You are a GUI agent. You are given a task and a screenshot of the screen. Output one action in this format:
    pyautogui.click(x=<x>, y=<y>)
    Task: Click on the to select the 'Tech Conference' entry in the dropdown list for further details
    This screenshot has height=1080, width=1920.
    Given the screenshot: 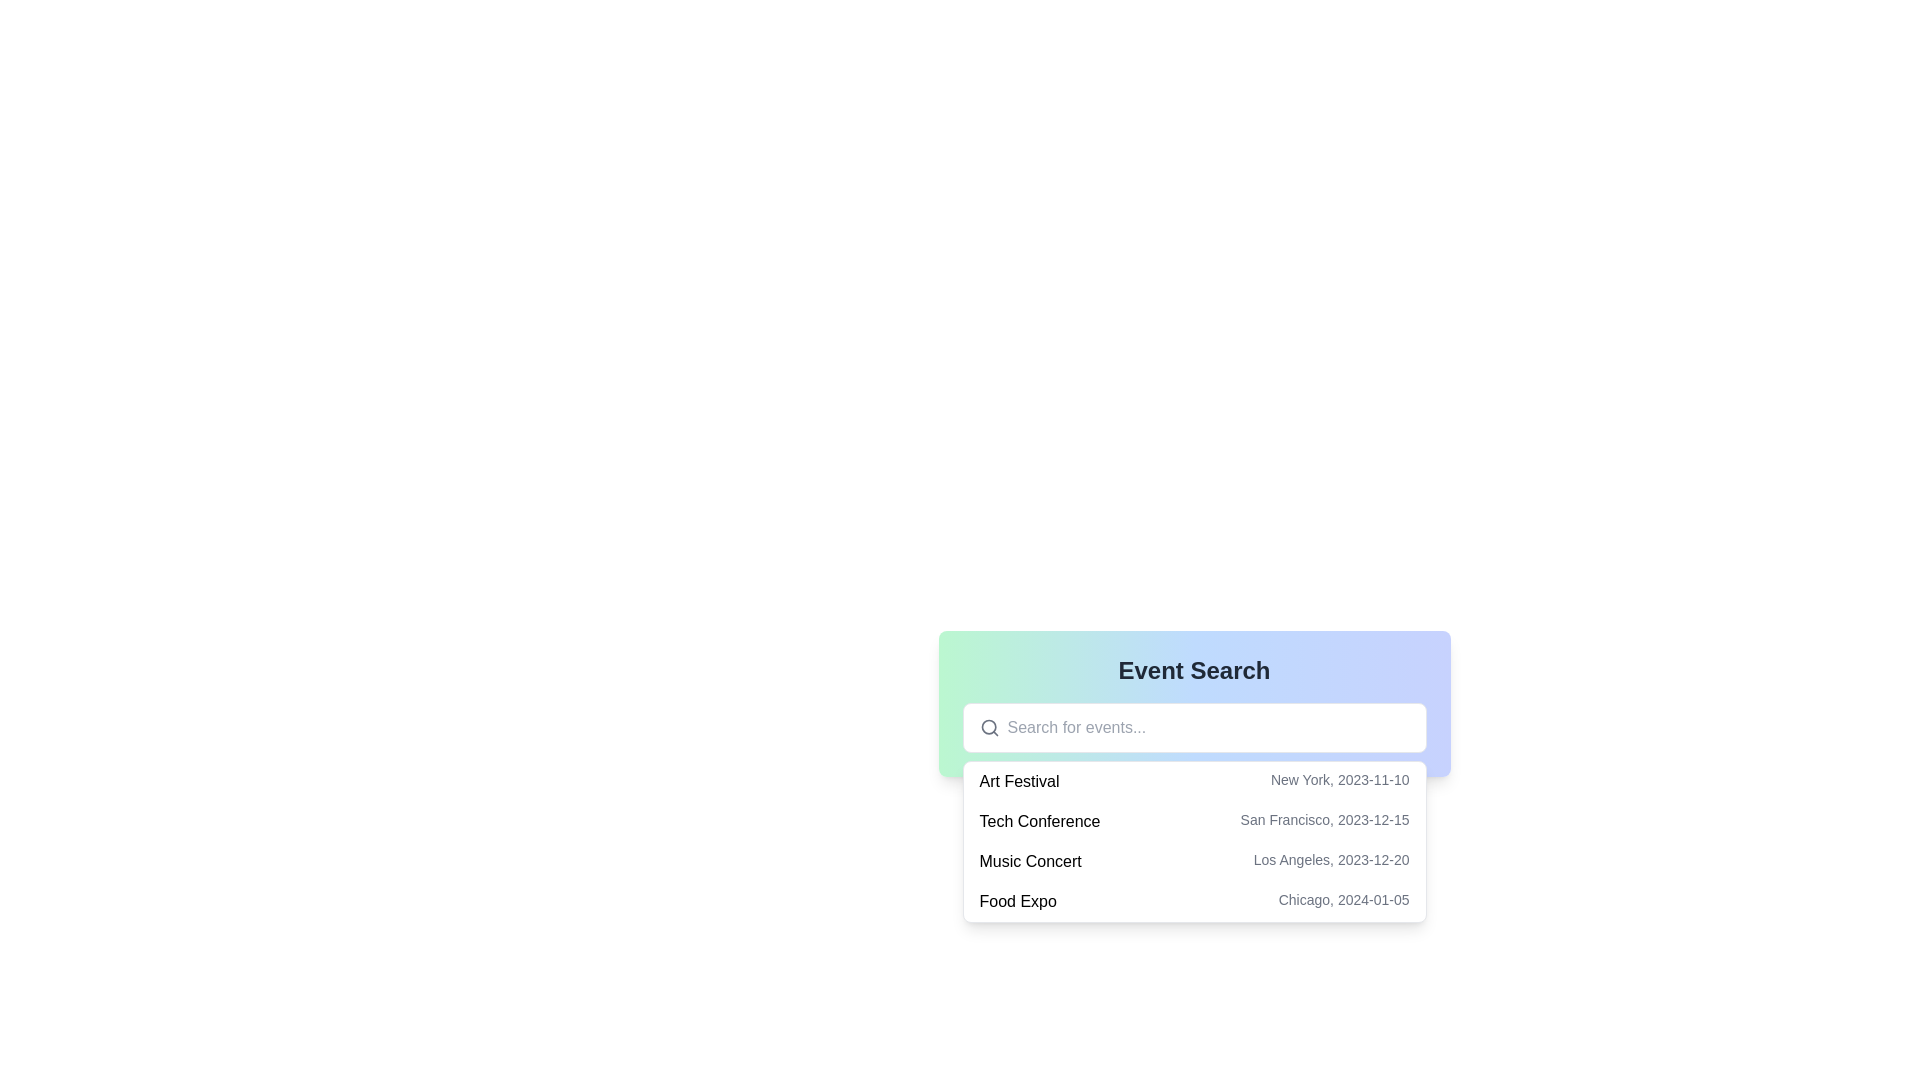 What is the action you would take?
    pyautogui.click(x=1194, y=821)
    